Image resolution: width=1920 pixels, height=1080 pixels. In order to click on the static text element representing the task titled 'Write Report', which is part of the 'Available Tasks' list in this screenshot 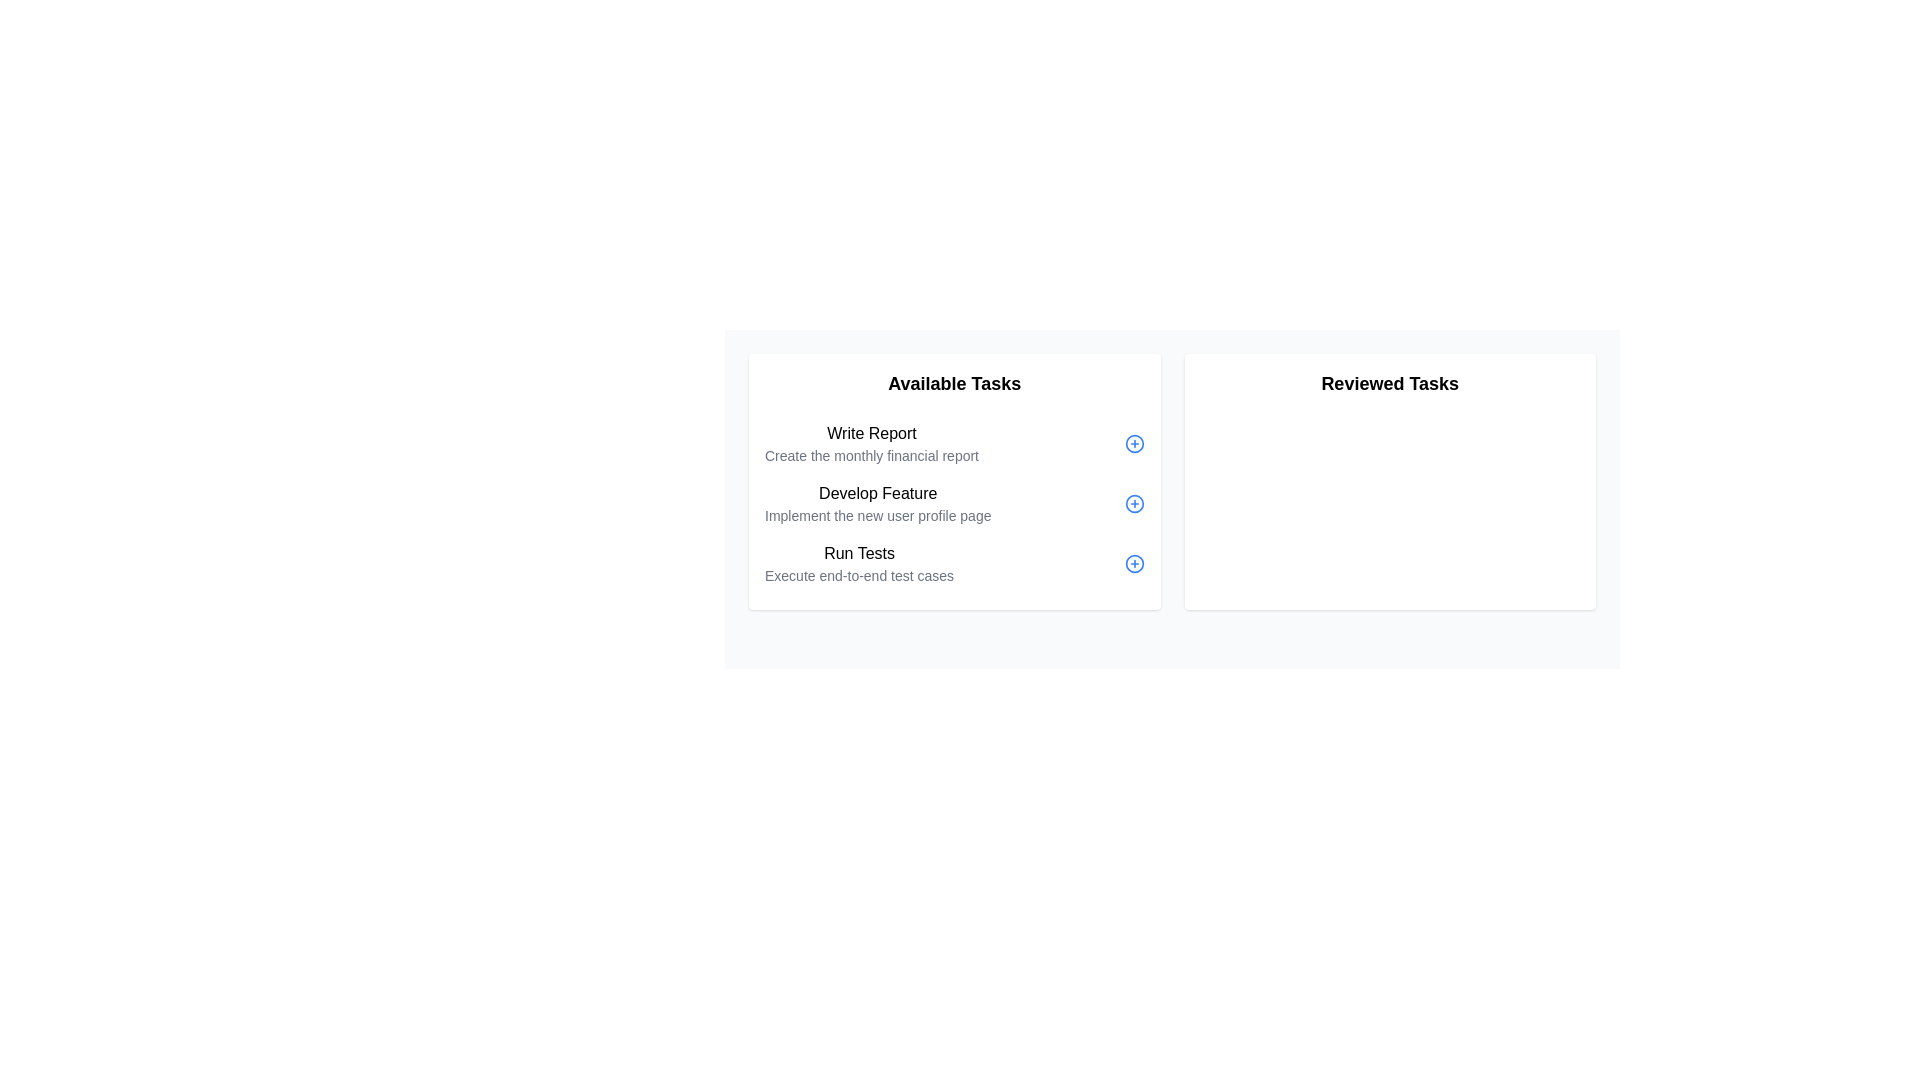, I will do `click(872, 433)`.